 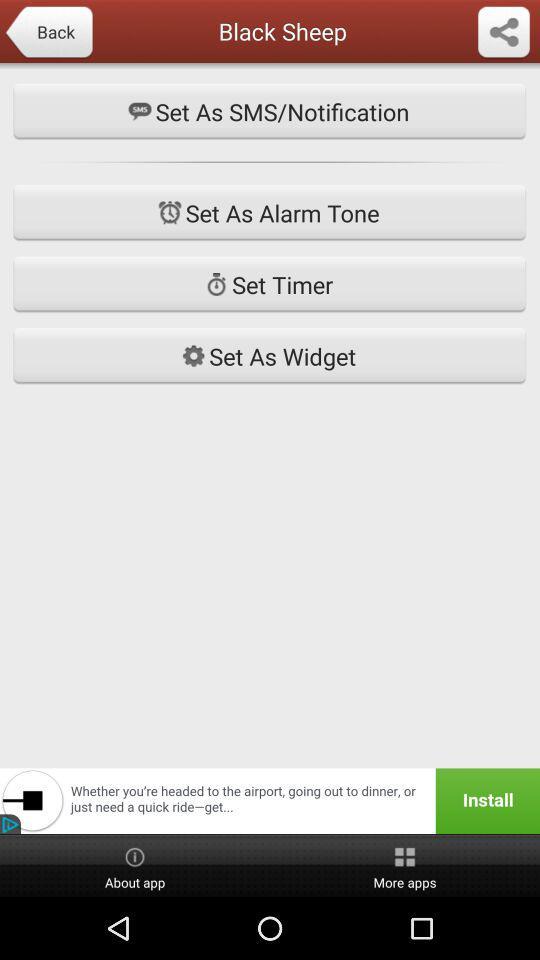 What do you see at coordinates (270, 801) in the screenshot?
I see `unstall` at bounding box center [270, 801].